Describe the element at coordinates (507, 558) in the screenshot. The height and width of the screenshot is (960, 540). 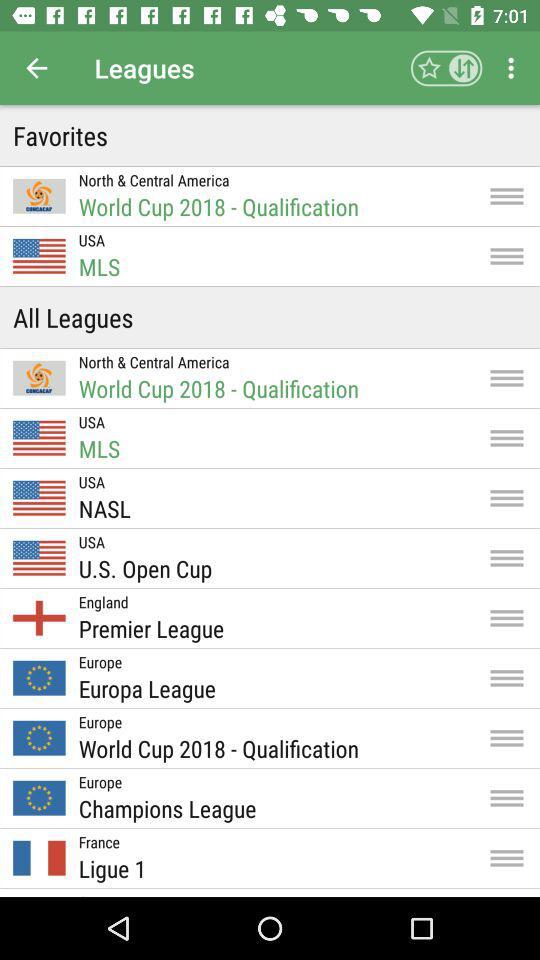
I see `icon right to the text us open cup` at that location.